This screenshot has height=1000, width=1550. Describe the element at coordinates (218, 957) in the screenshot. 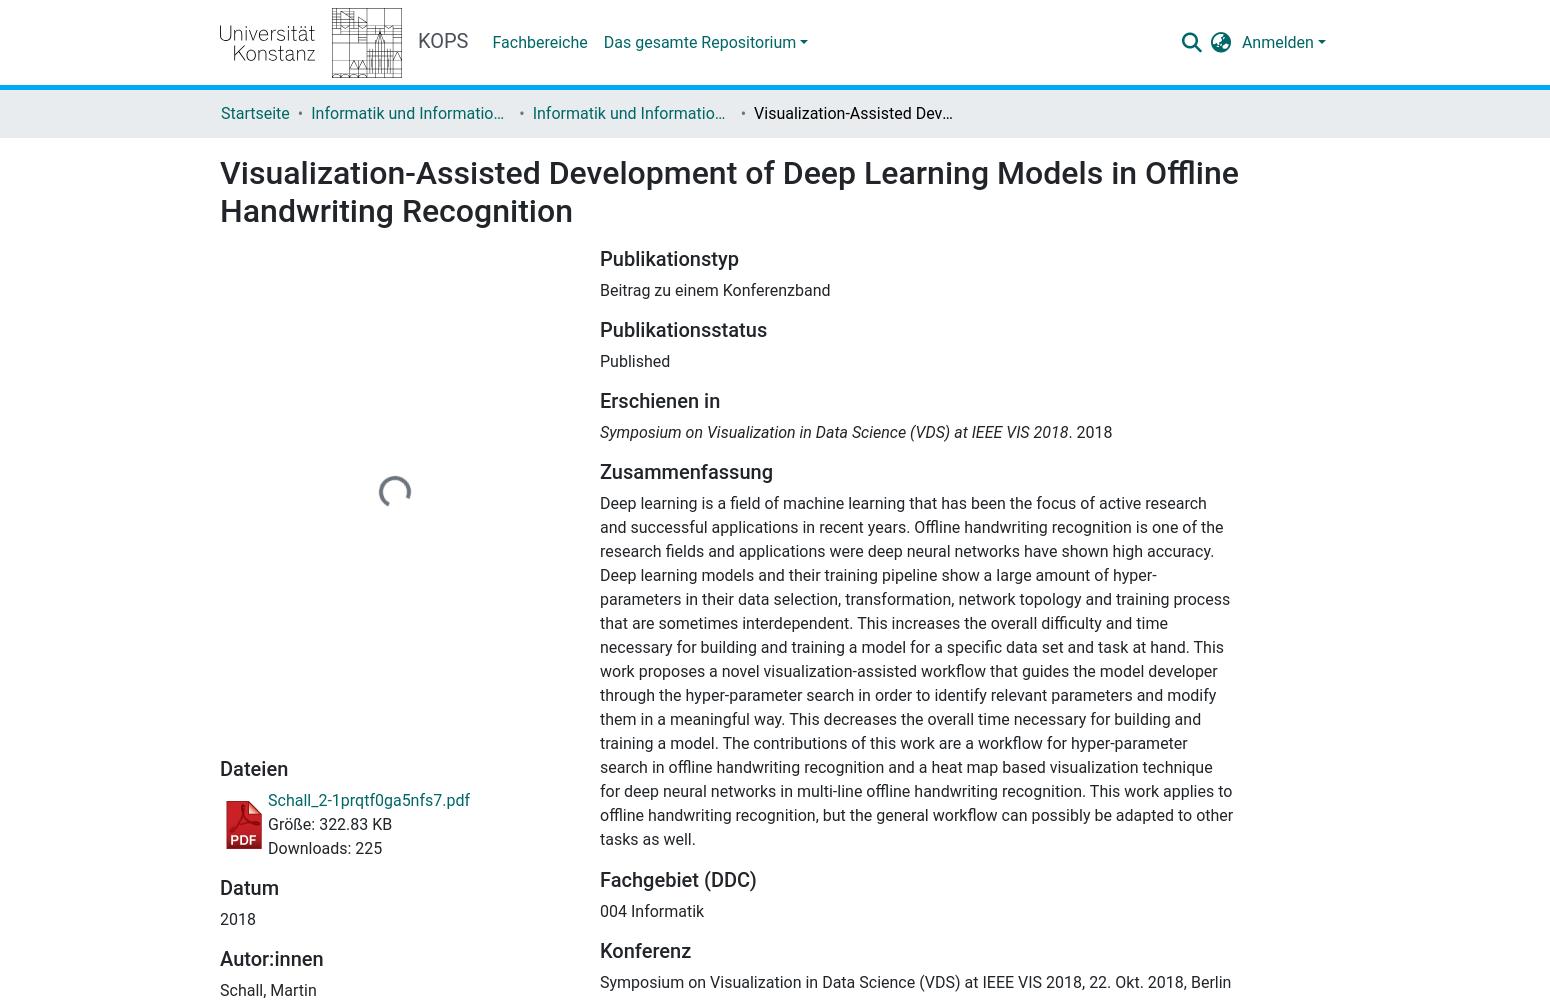

I see `'Autor:innen'` at that location.